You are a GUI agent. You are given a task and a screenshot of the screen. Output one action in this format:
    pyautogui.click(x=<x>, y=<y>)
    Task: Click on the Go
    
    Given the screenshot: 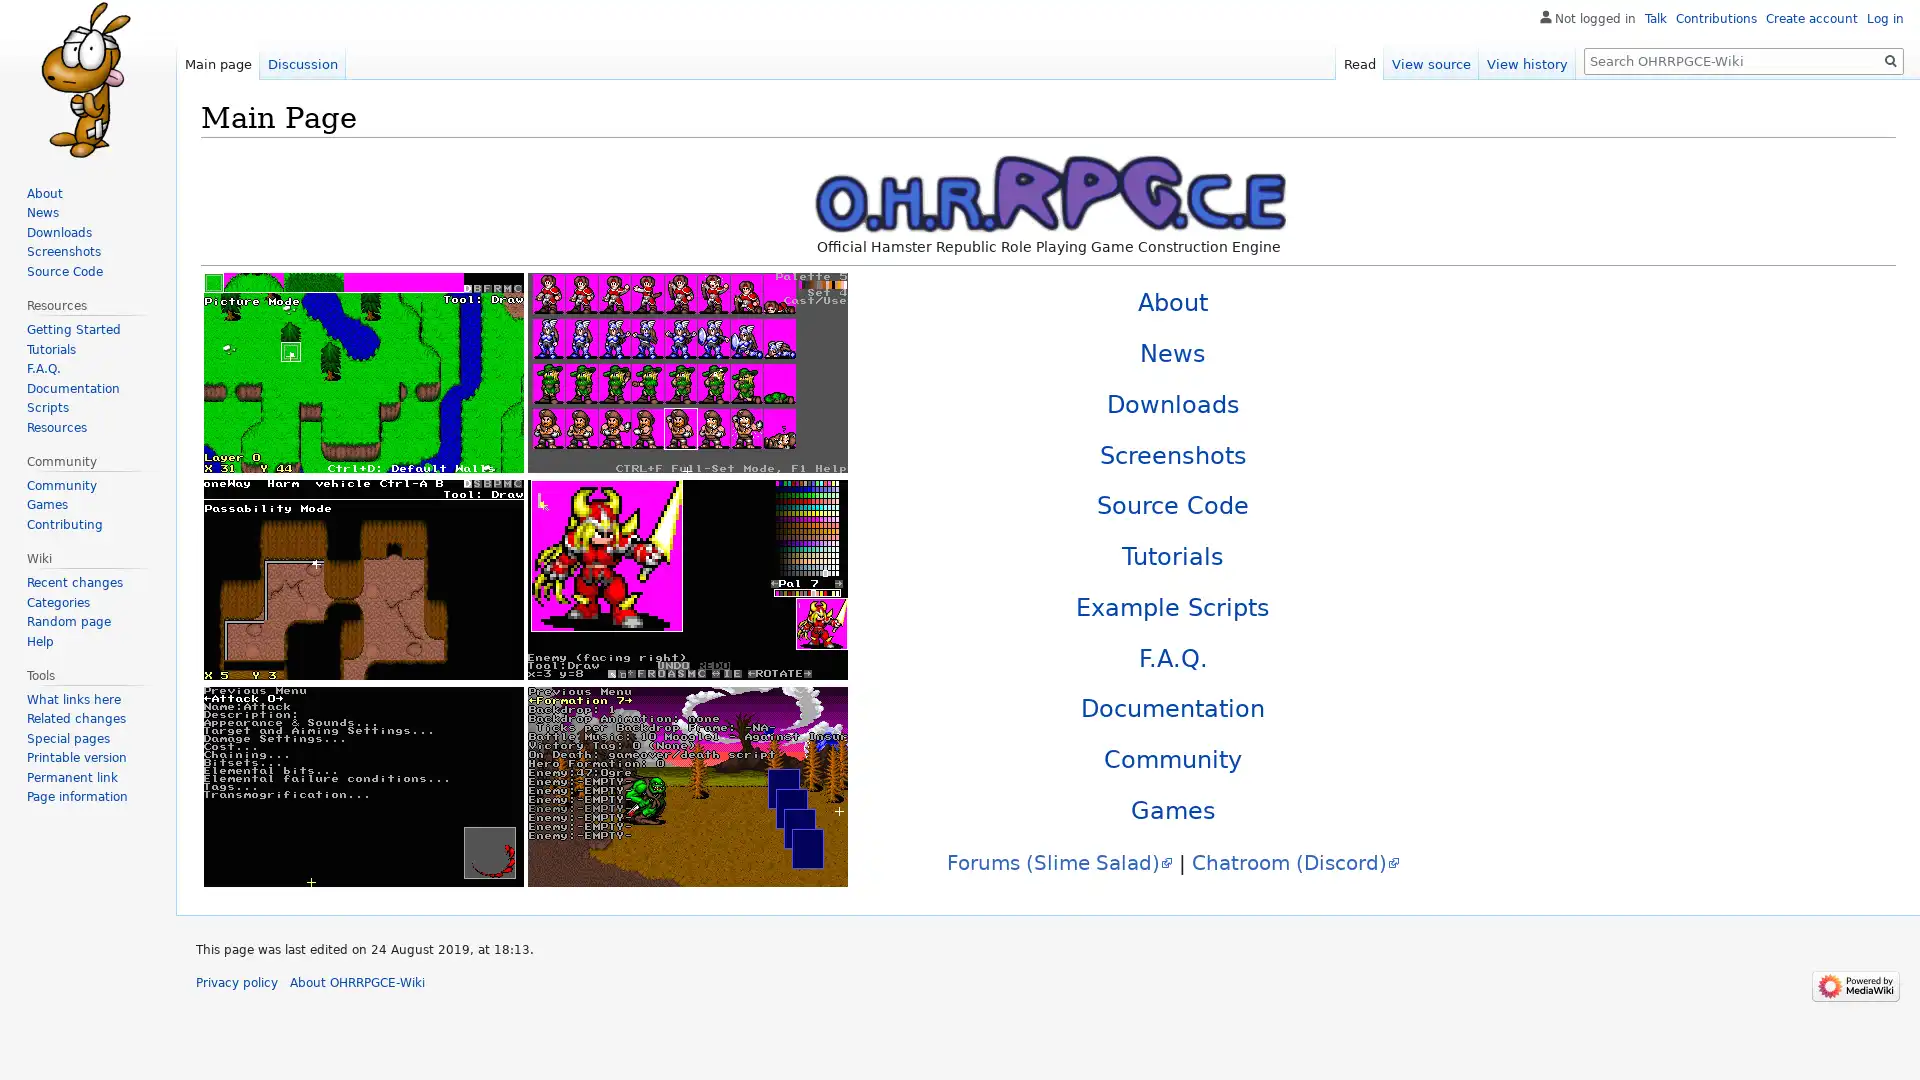 What is the action you would take?
    pyautogui.click(x=1890, y=60)
    